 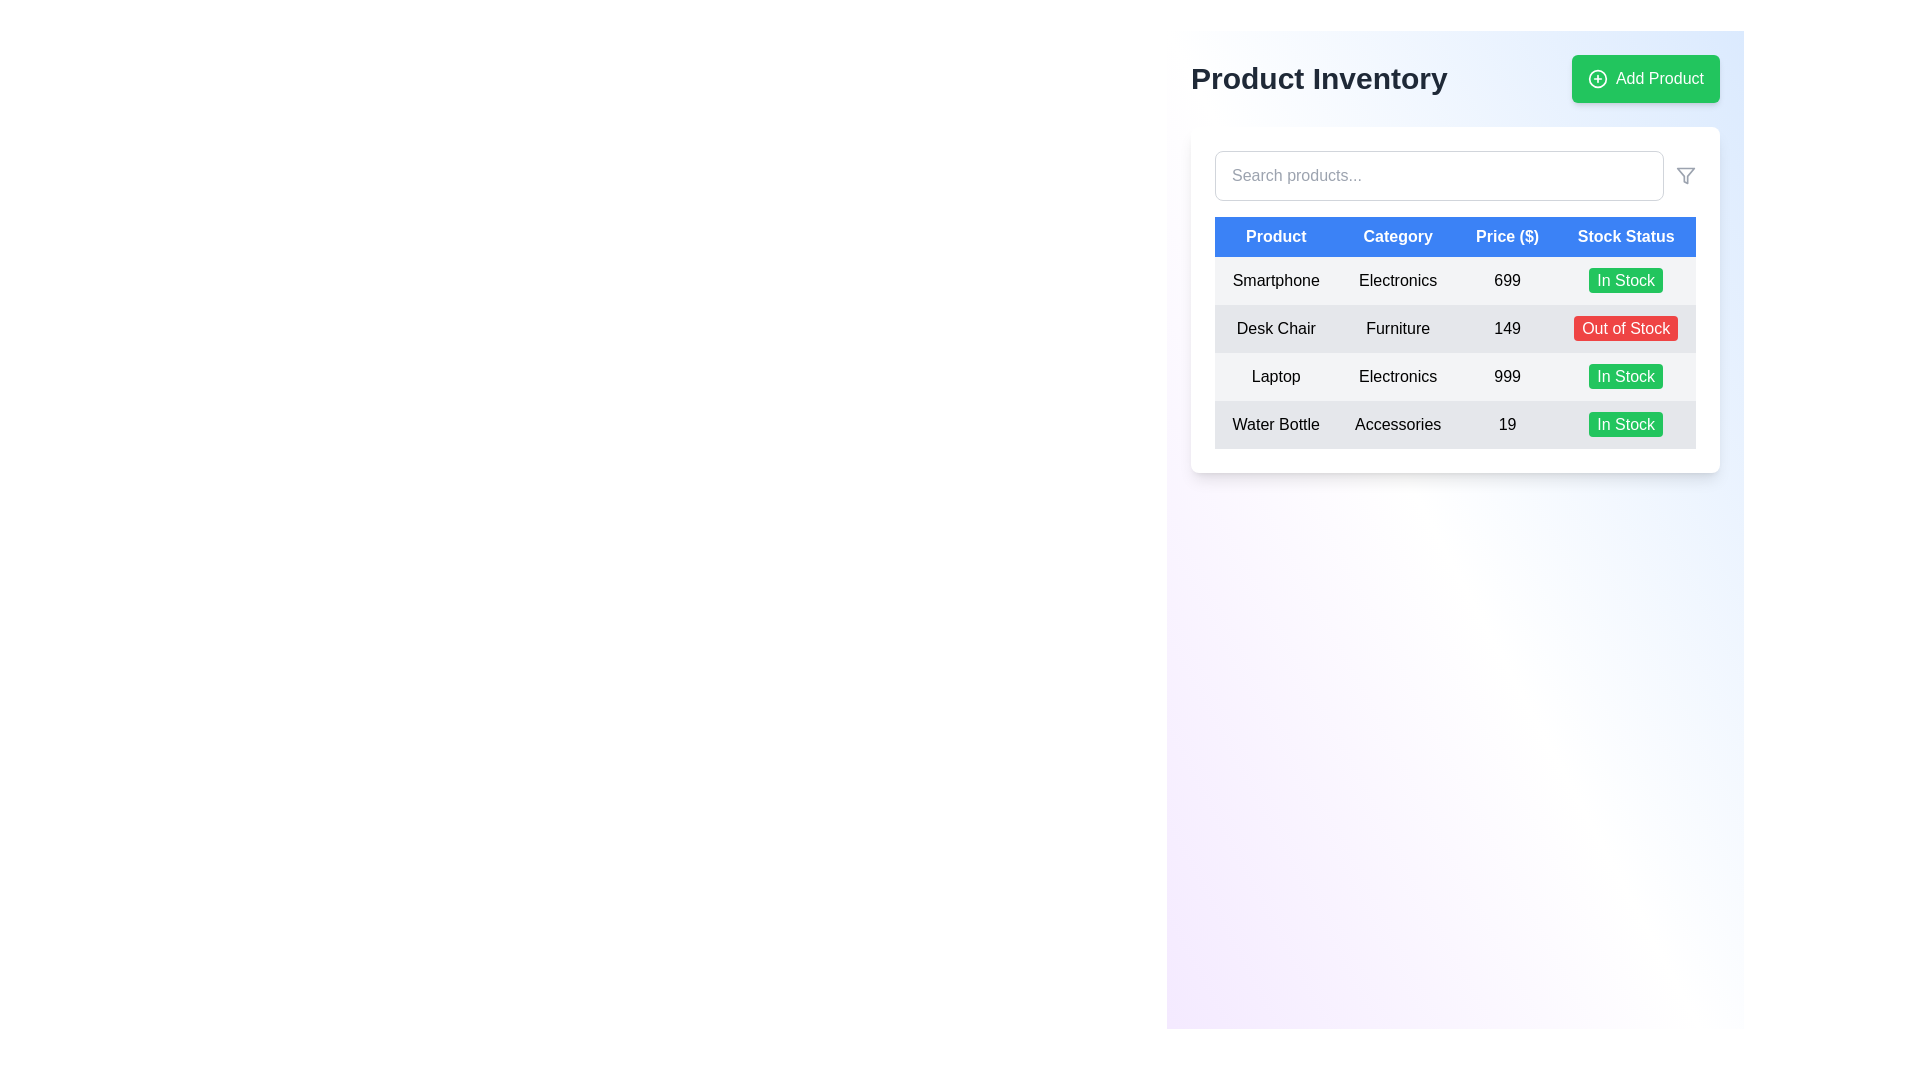 What do you see at coordinates (1275, 327) in the screenshot?
I see `the text label displaying 'Desk Chair' in the product details row of the table` at bounding box center [1275, 327].